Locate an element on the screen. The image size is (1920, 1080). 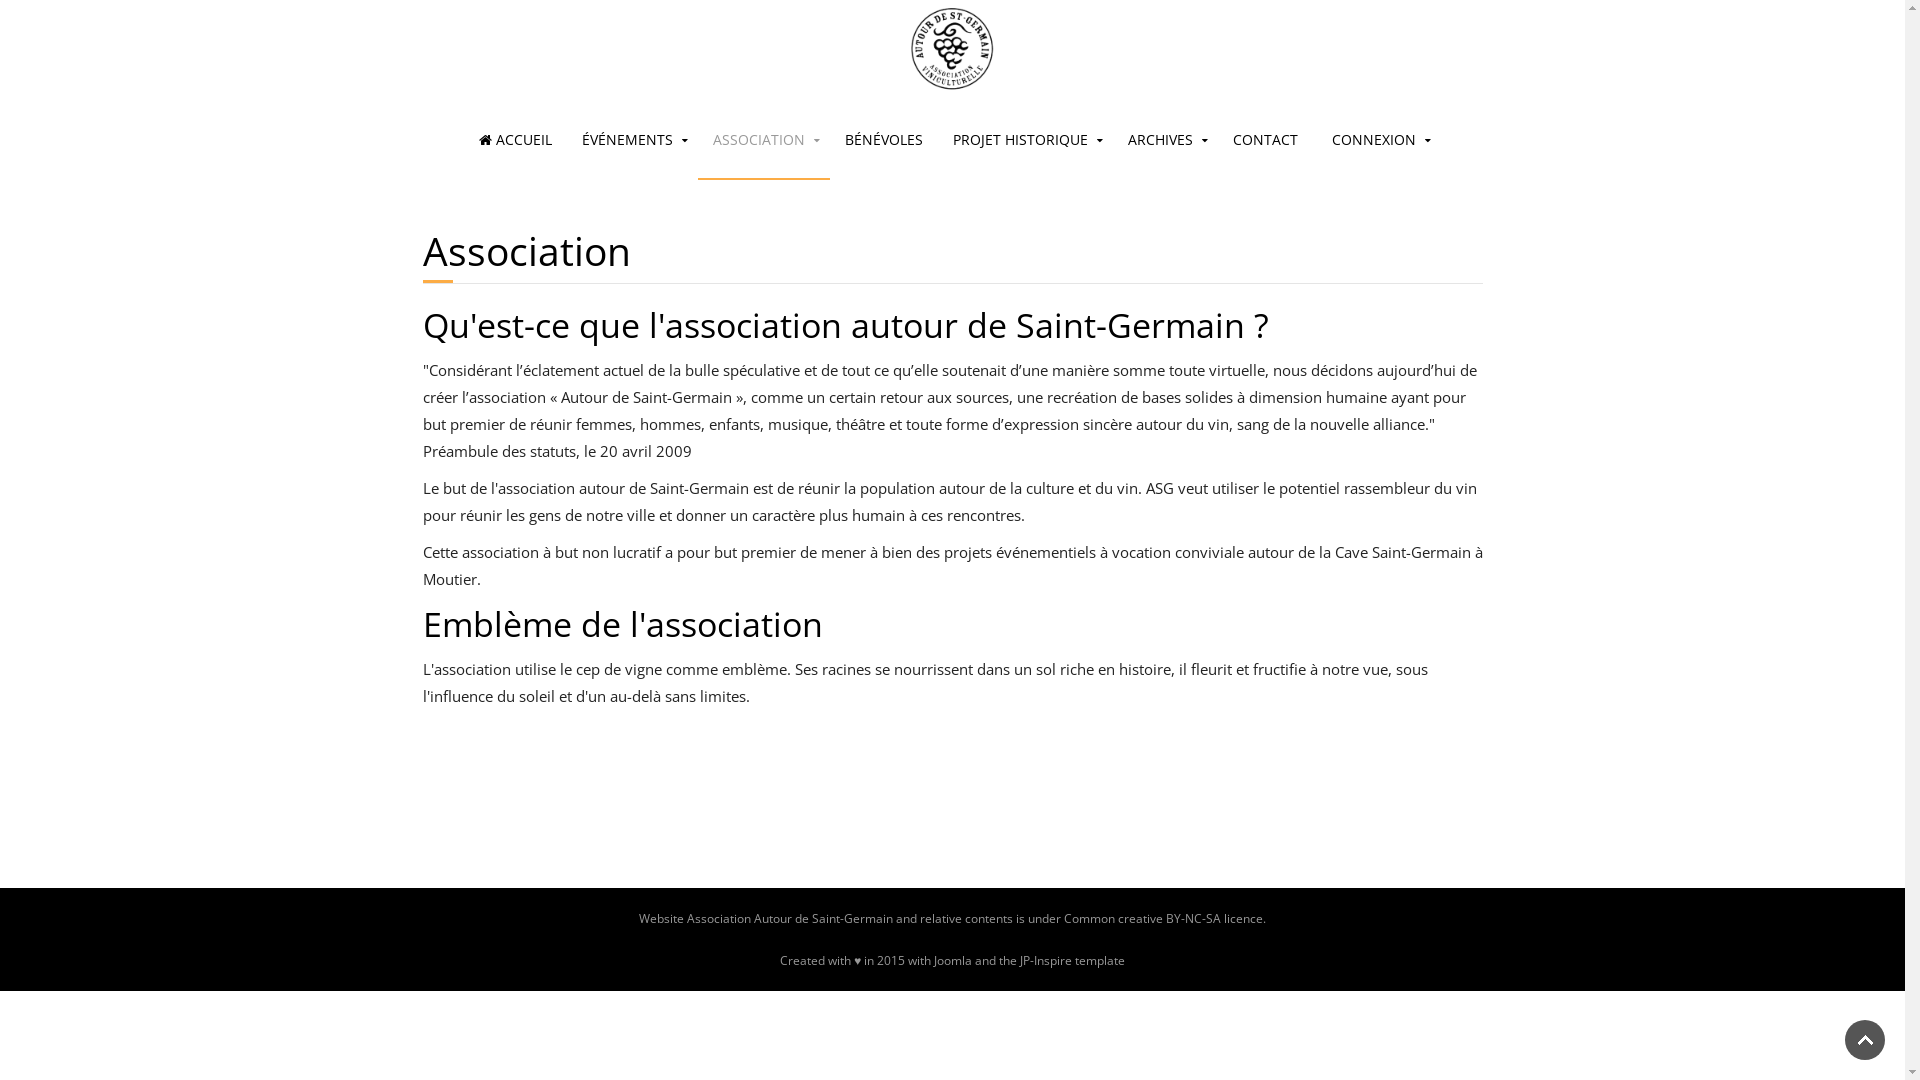
'ASSOCIATION' is located at coordinates (762, 138).